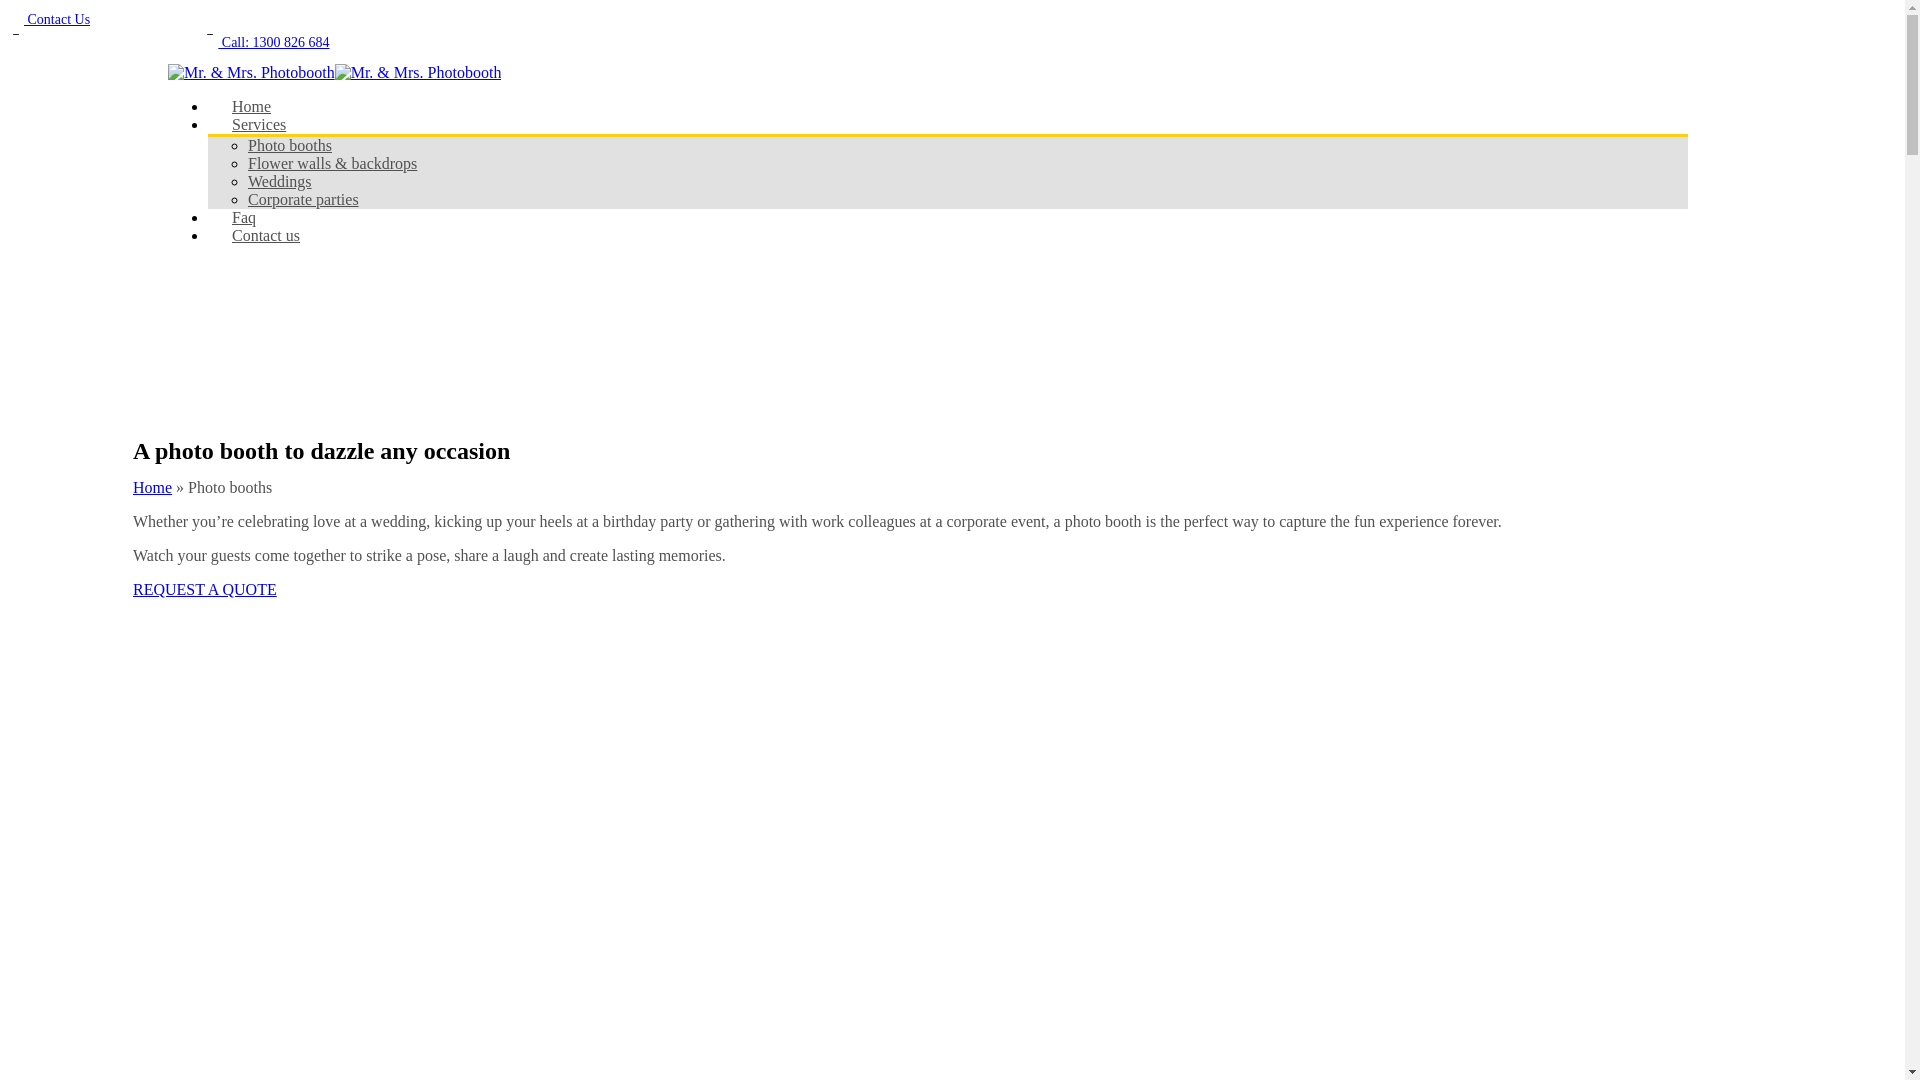 The width and height of the screenshot is (1920, 1080). Describe the element at coordinates (288, 144) in the screenshot. I see `'Photo booths'` at that location.